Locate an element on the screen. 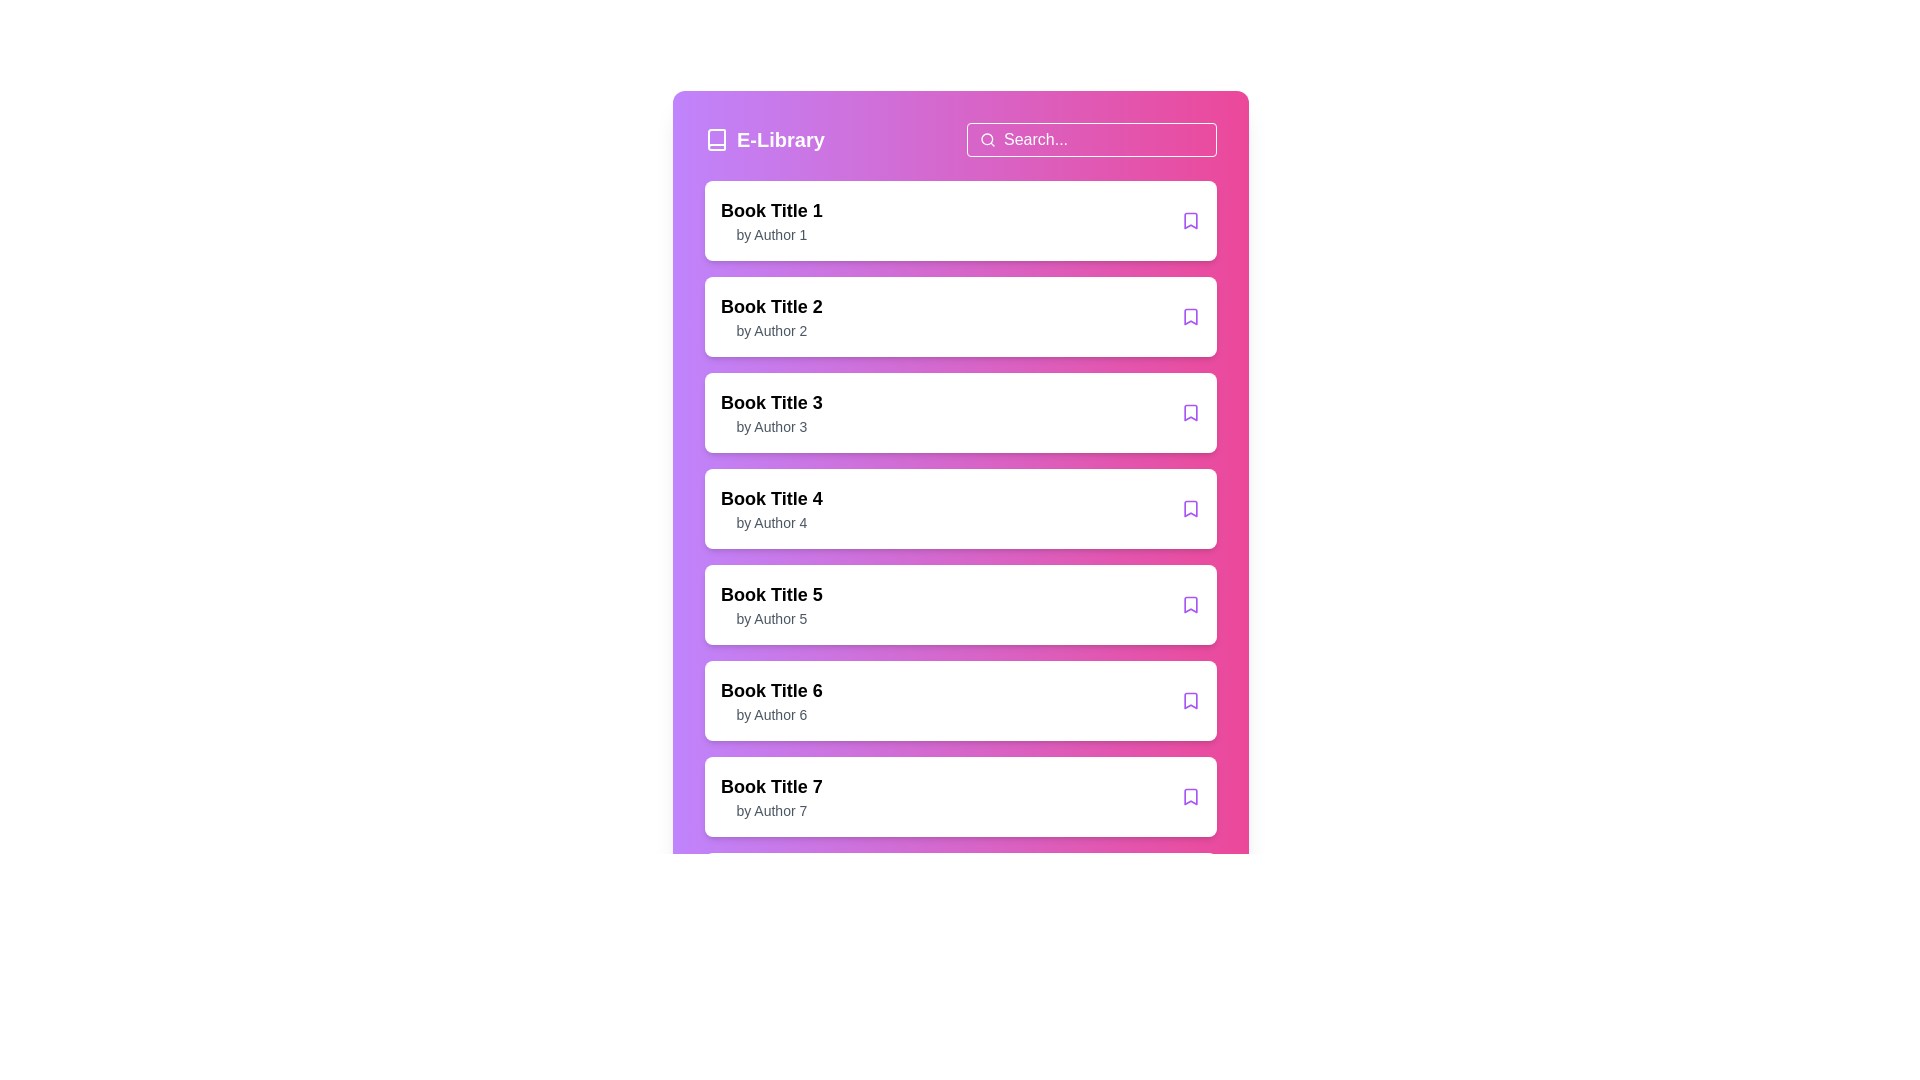  the bookmark icon with a purple outline located on the right side of the list item for 'Book Title 2 by Author 2' to interact and potentially bookmark the item is located at coordinates (1190, 315).